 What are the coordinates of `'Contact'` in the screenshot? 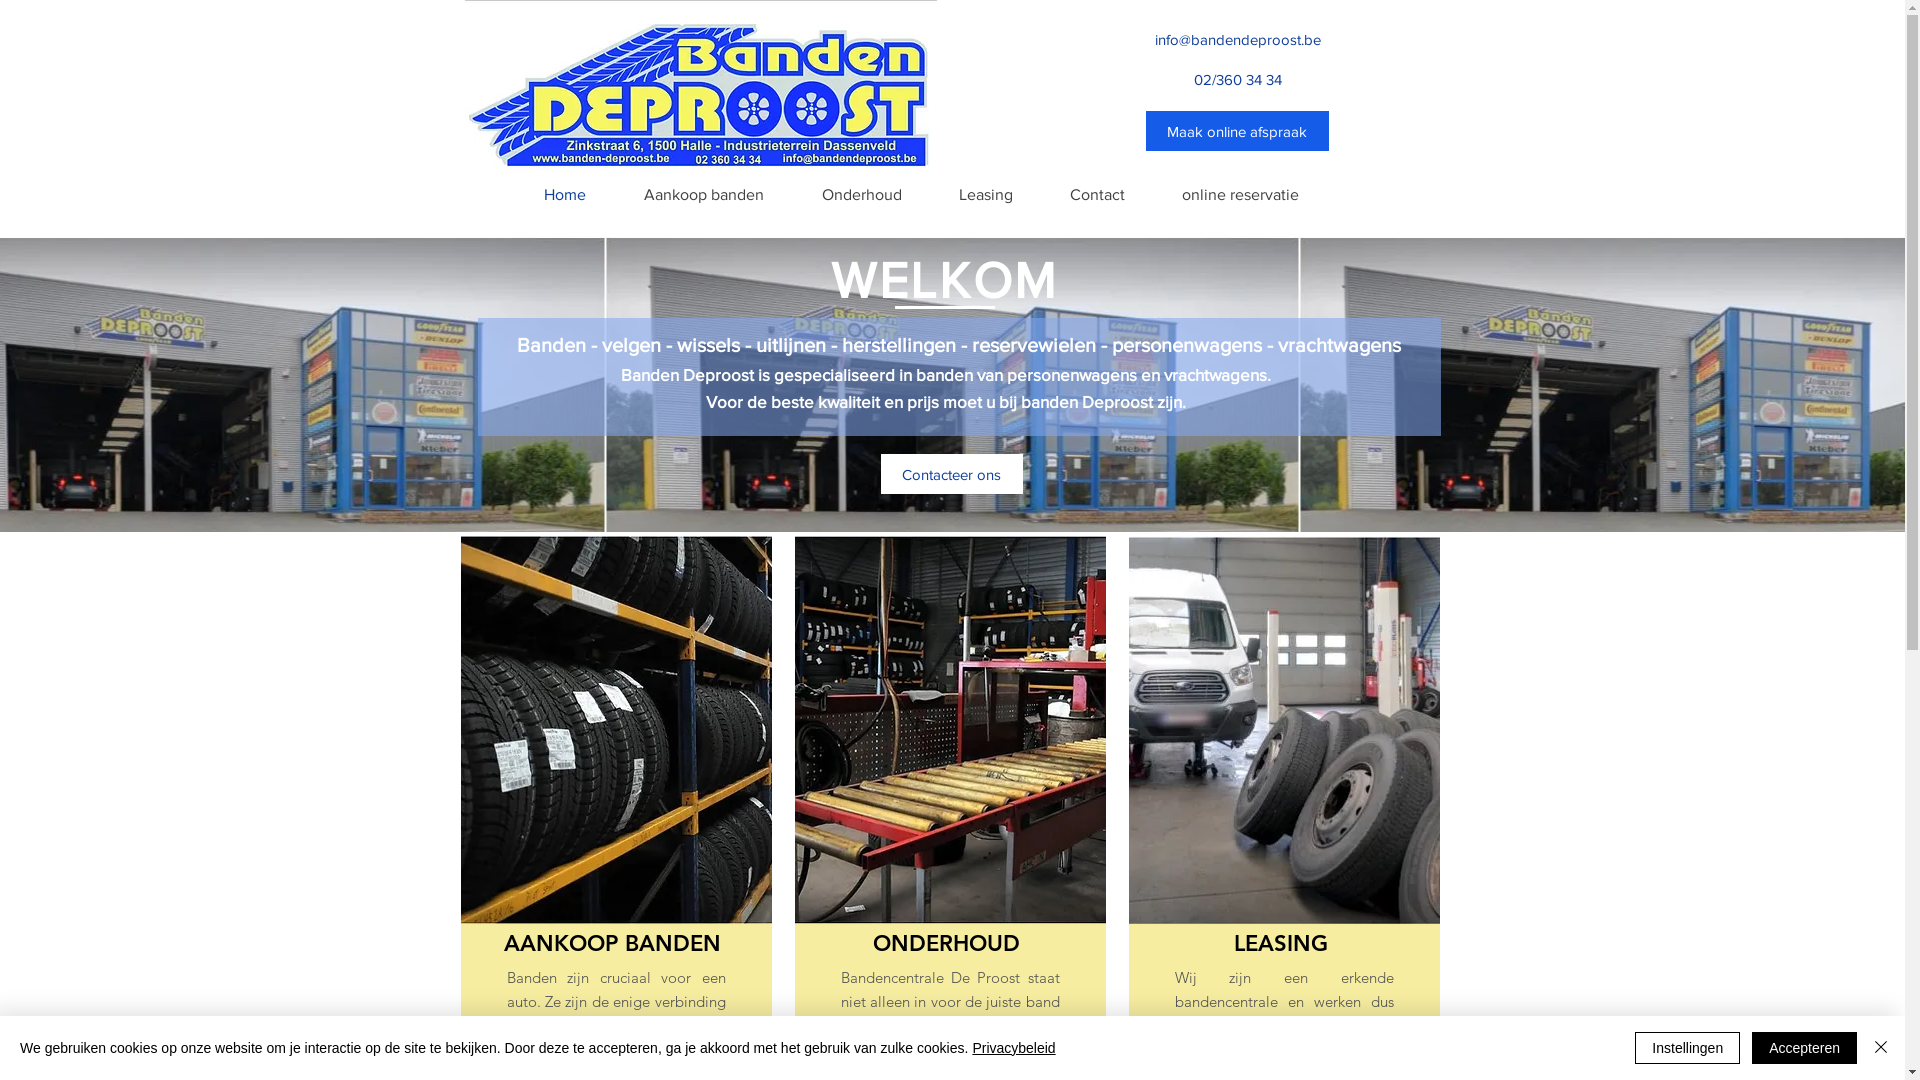 It's located at (1040, 195).